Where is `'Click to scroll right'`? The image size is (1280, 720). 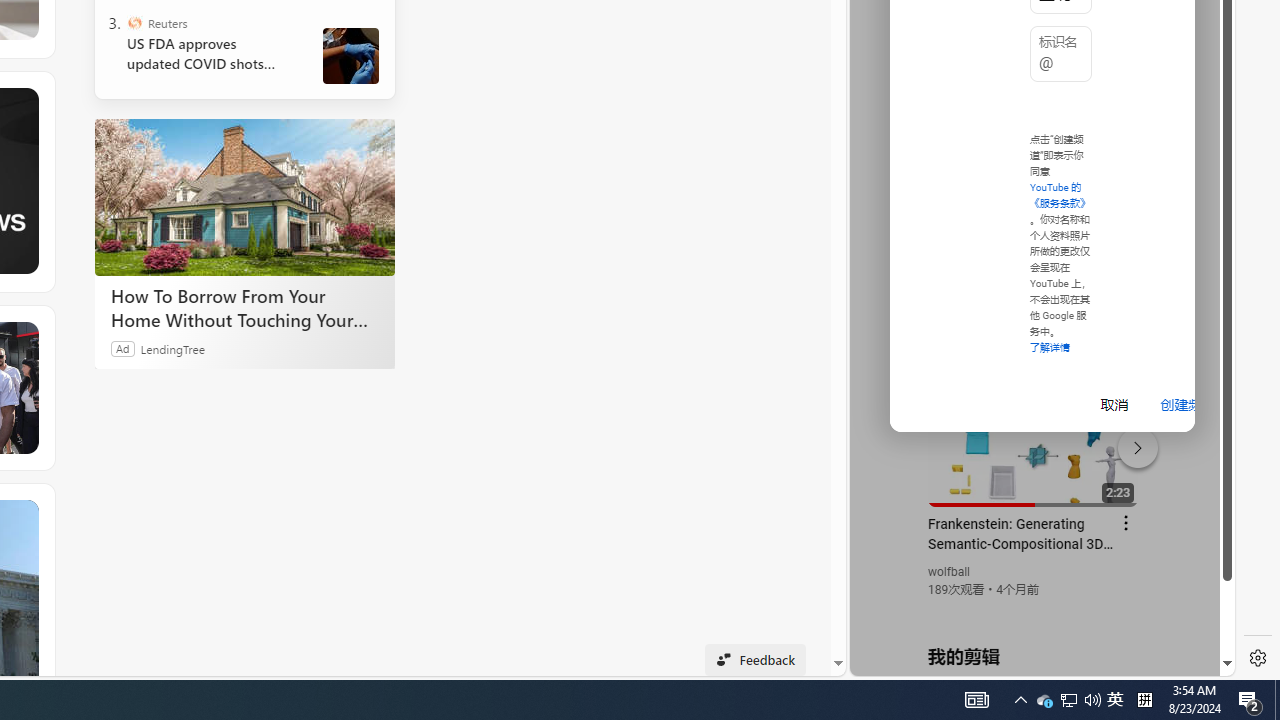
'Click to scroll right' is located at coordinates (1196, 82).